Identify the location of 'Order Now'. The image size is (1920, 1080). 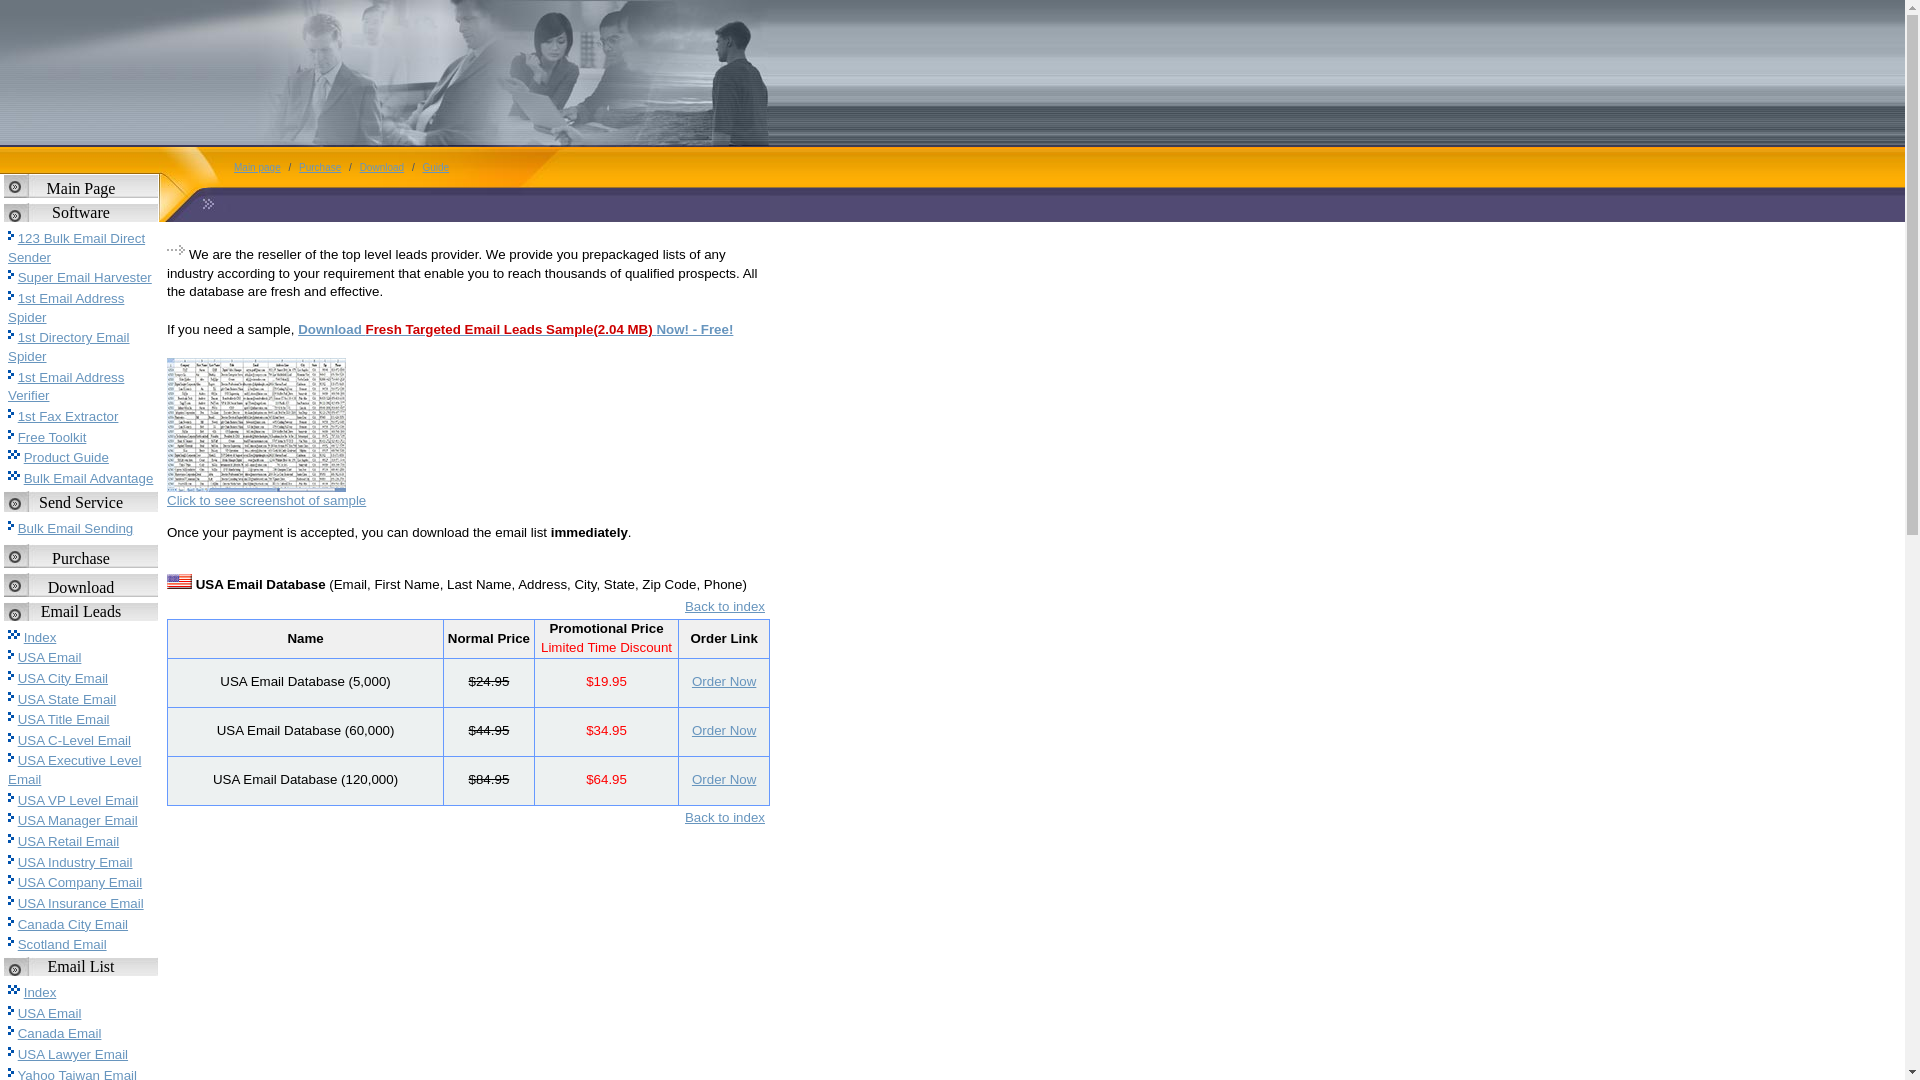
(723, 778).